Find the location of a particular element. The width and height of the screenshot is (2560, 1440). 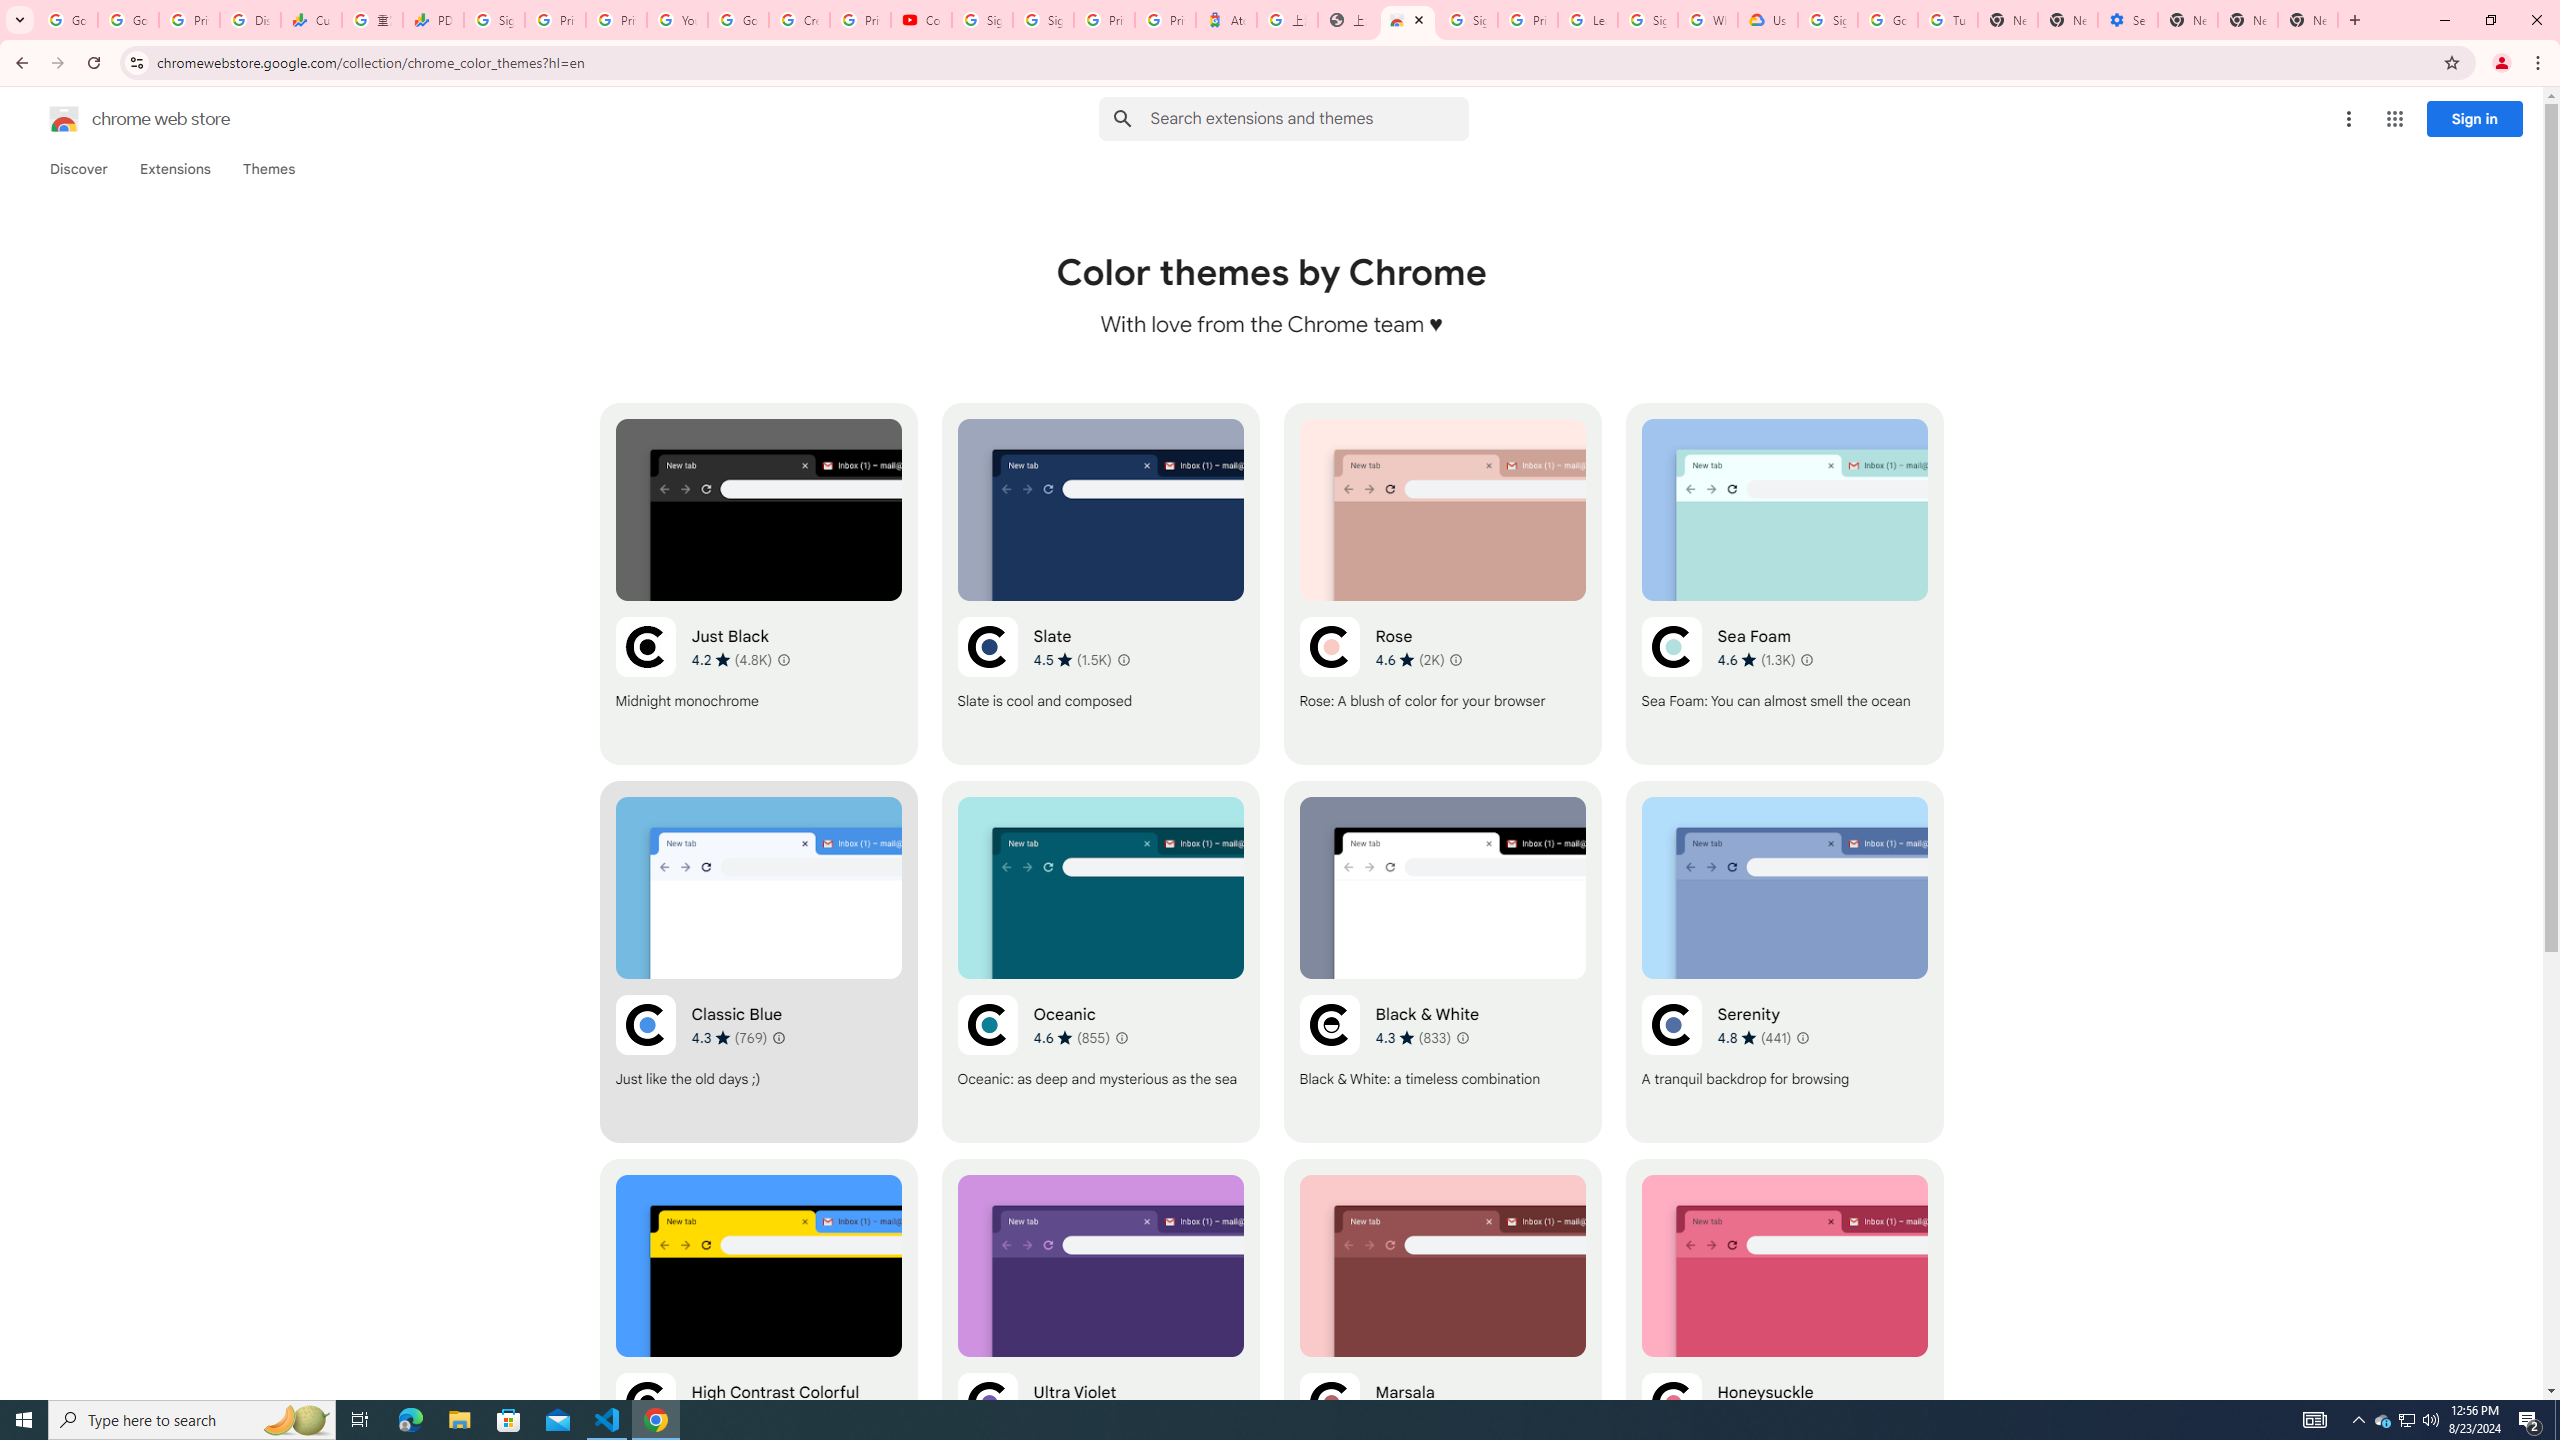

'Extensions' is located at coordinates (175, 168).